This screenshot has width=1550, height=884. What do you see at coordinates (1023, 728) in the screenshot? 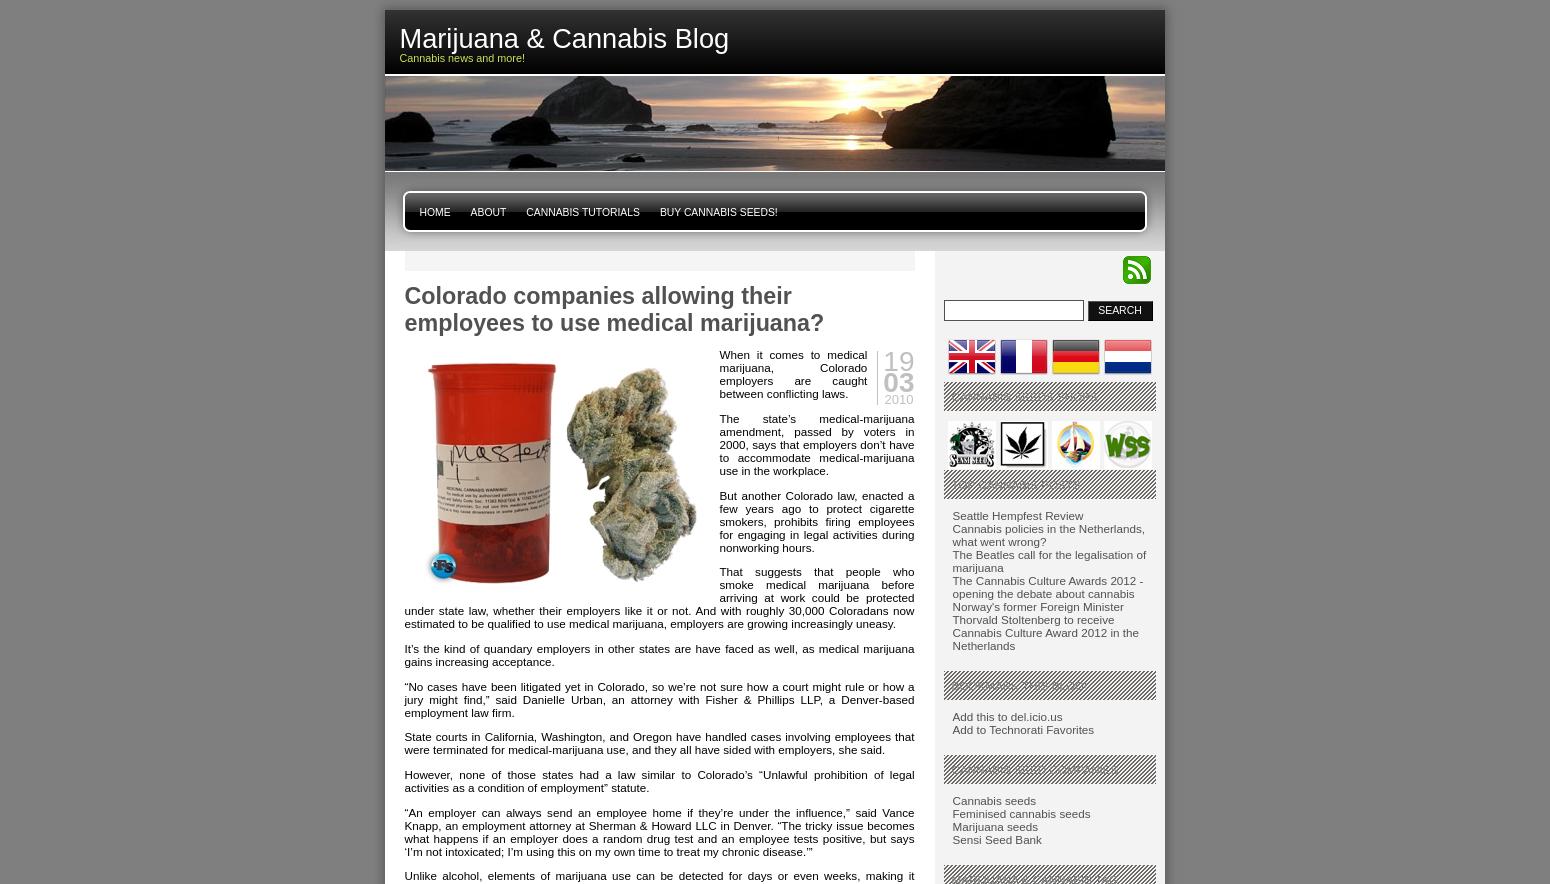
I see `'Add to Technorati Favorites'` at bounding box center [1023, 728].